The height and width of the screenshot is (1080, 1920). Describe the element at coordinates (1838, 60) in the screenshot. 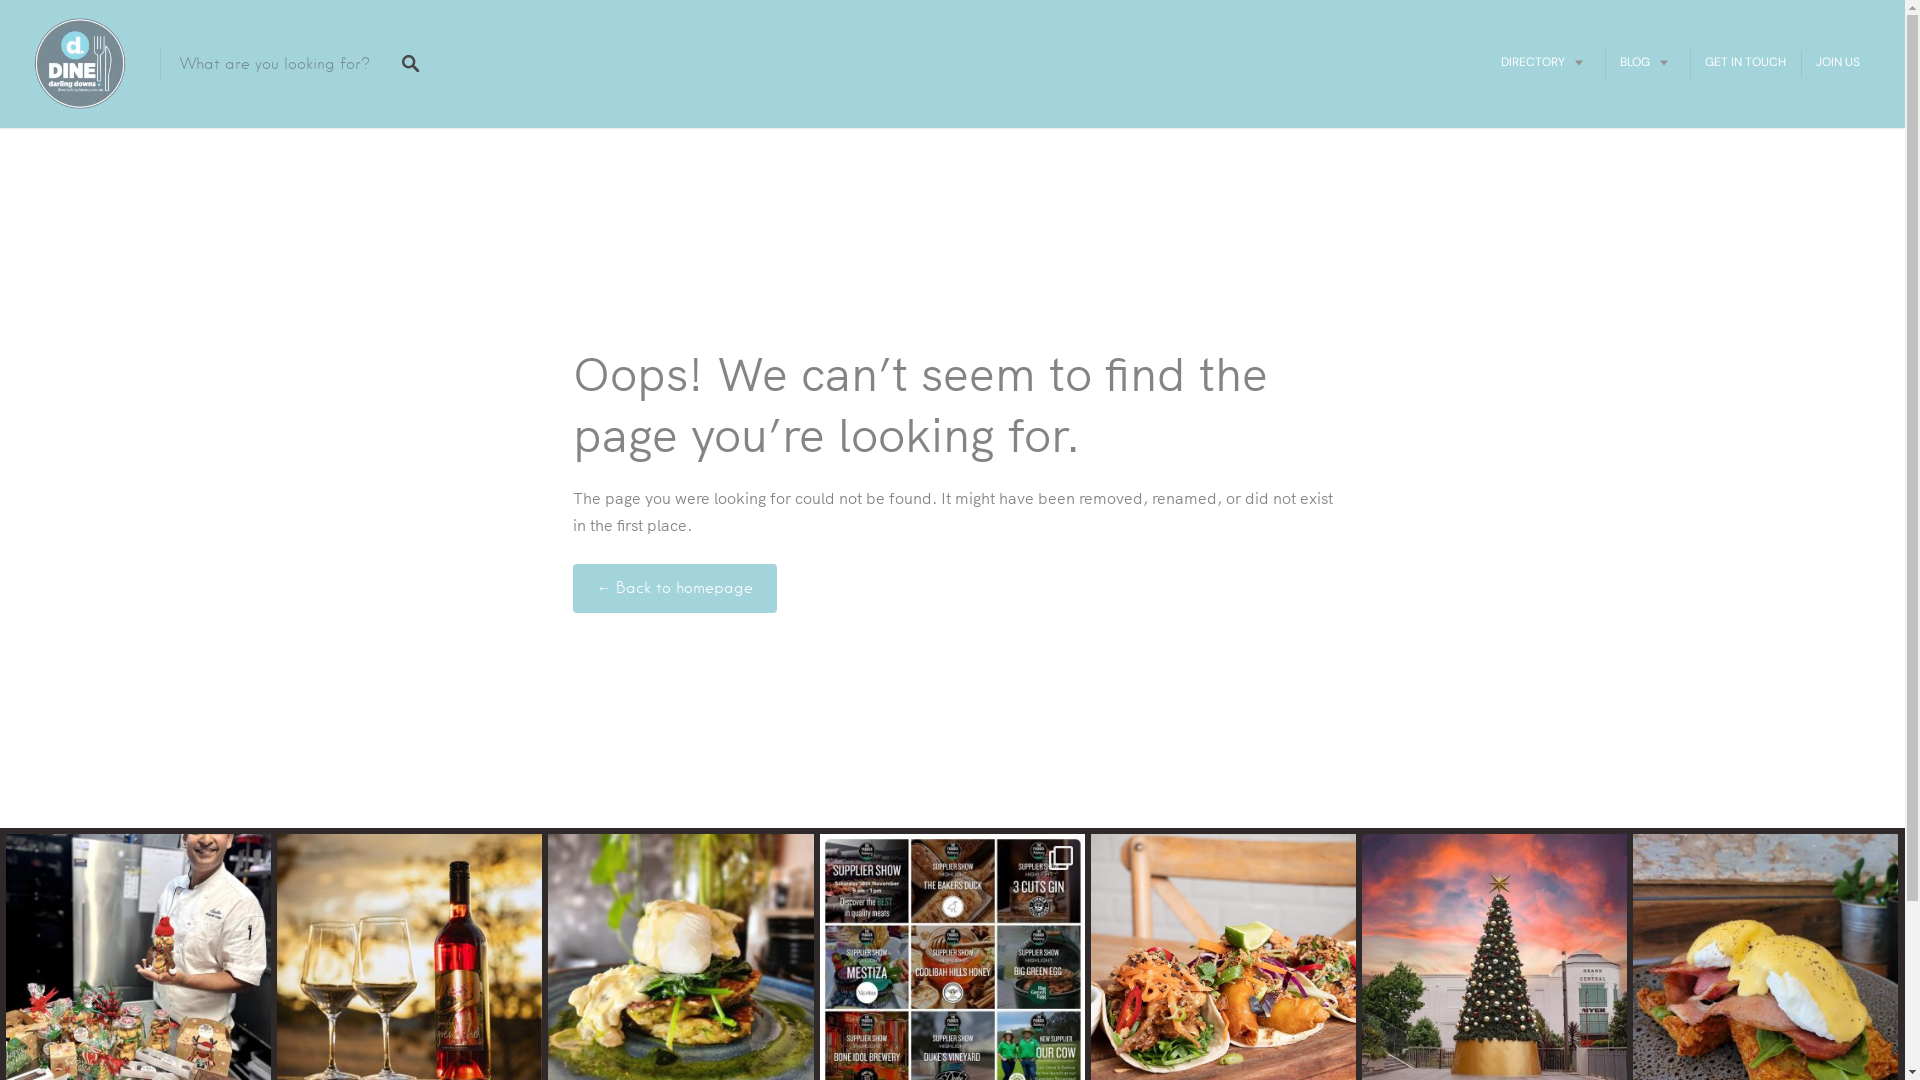

I see `'JOIN US'` at that location.